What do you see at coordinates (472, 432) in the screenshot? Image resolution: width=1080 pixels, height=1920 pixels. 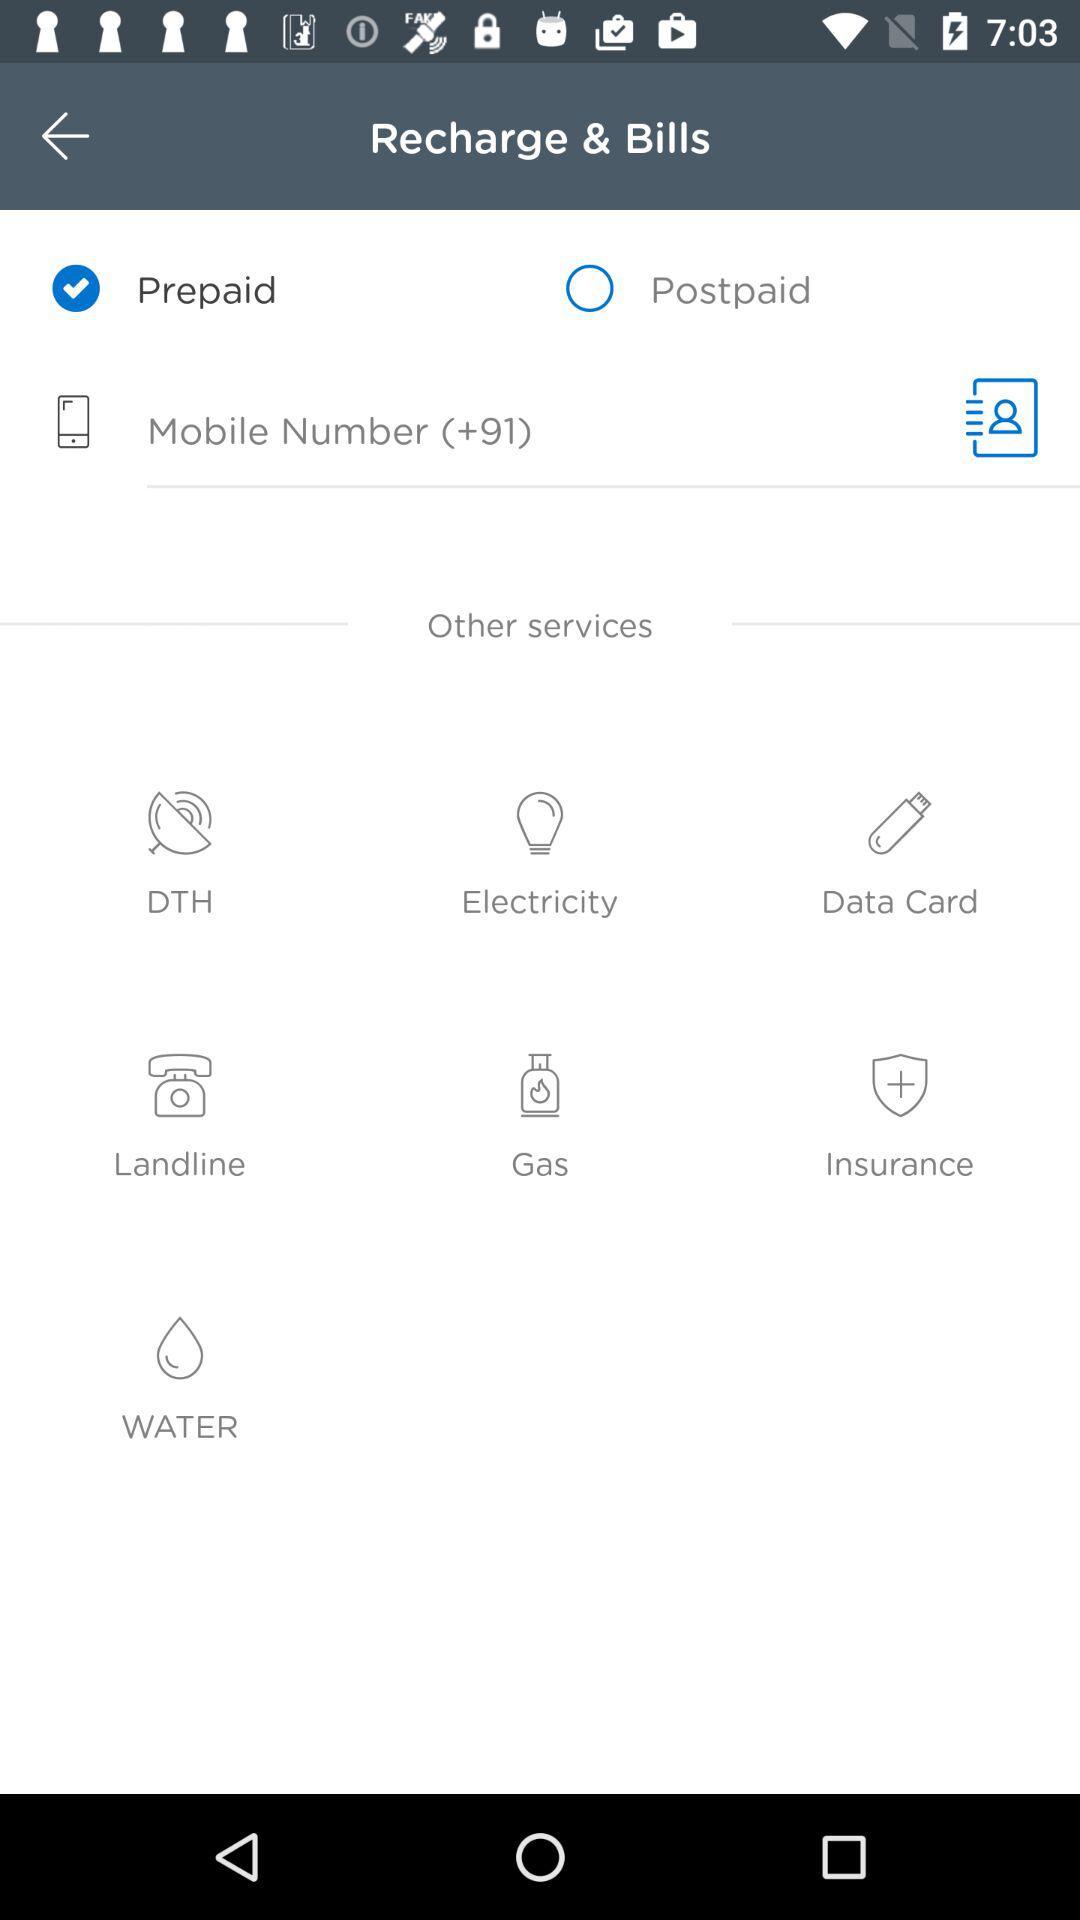 I see `the mobile number` at bounding box center [472, 432].